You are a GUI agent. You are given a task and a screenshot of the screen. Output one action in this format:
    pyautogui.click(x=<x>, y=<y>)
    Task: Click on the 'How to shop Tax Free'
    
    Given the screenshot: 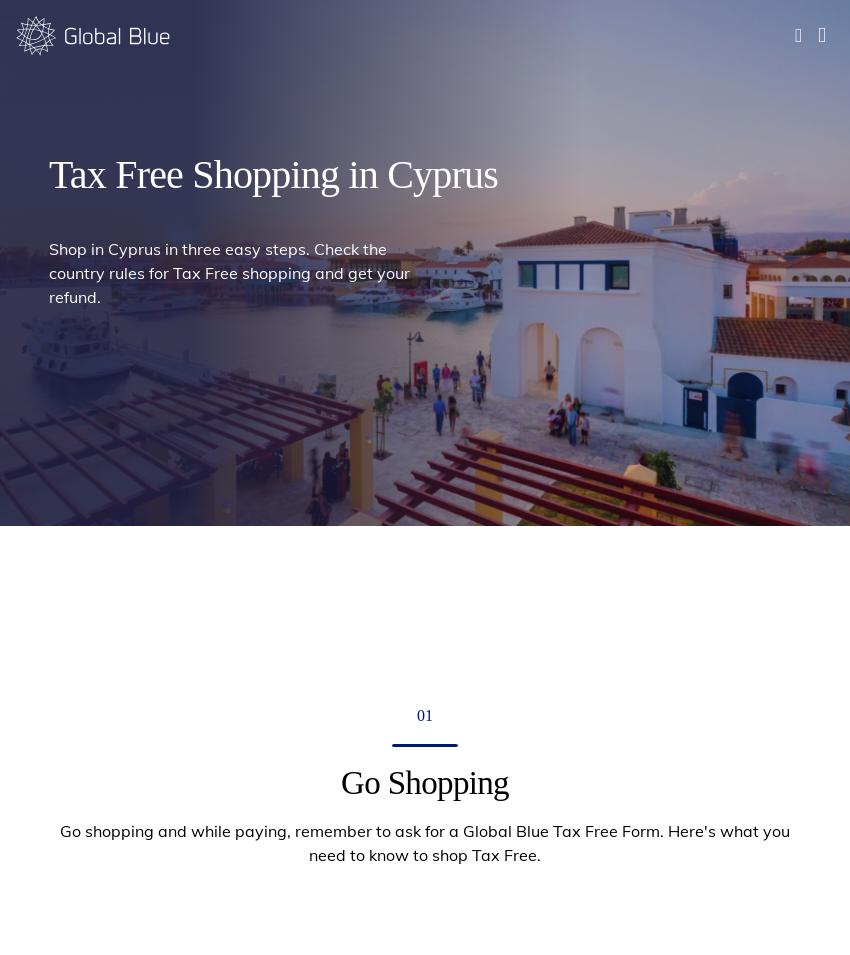 What is the action you would take?
    pyautogui.click(x=353, y=122)
    